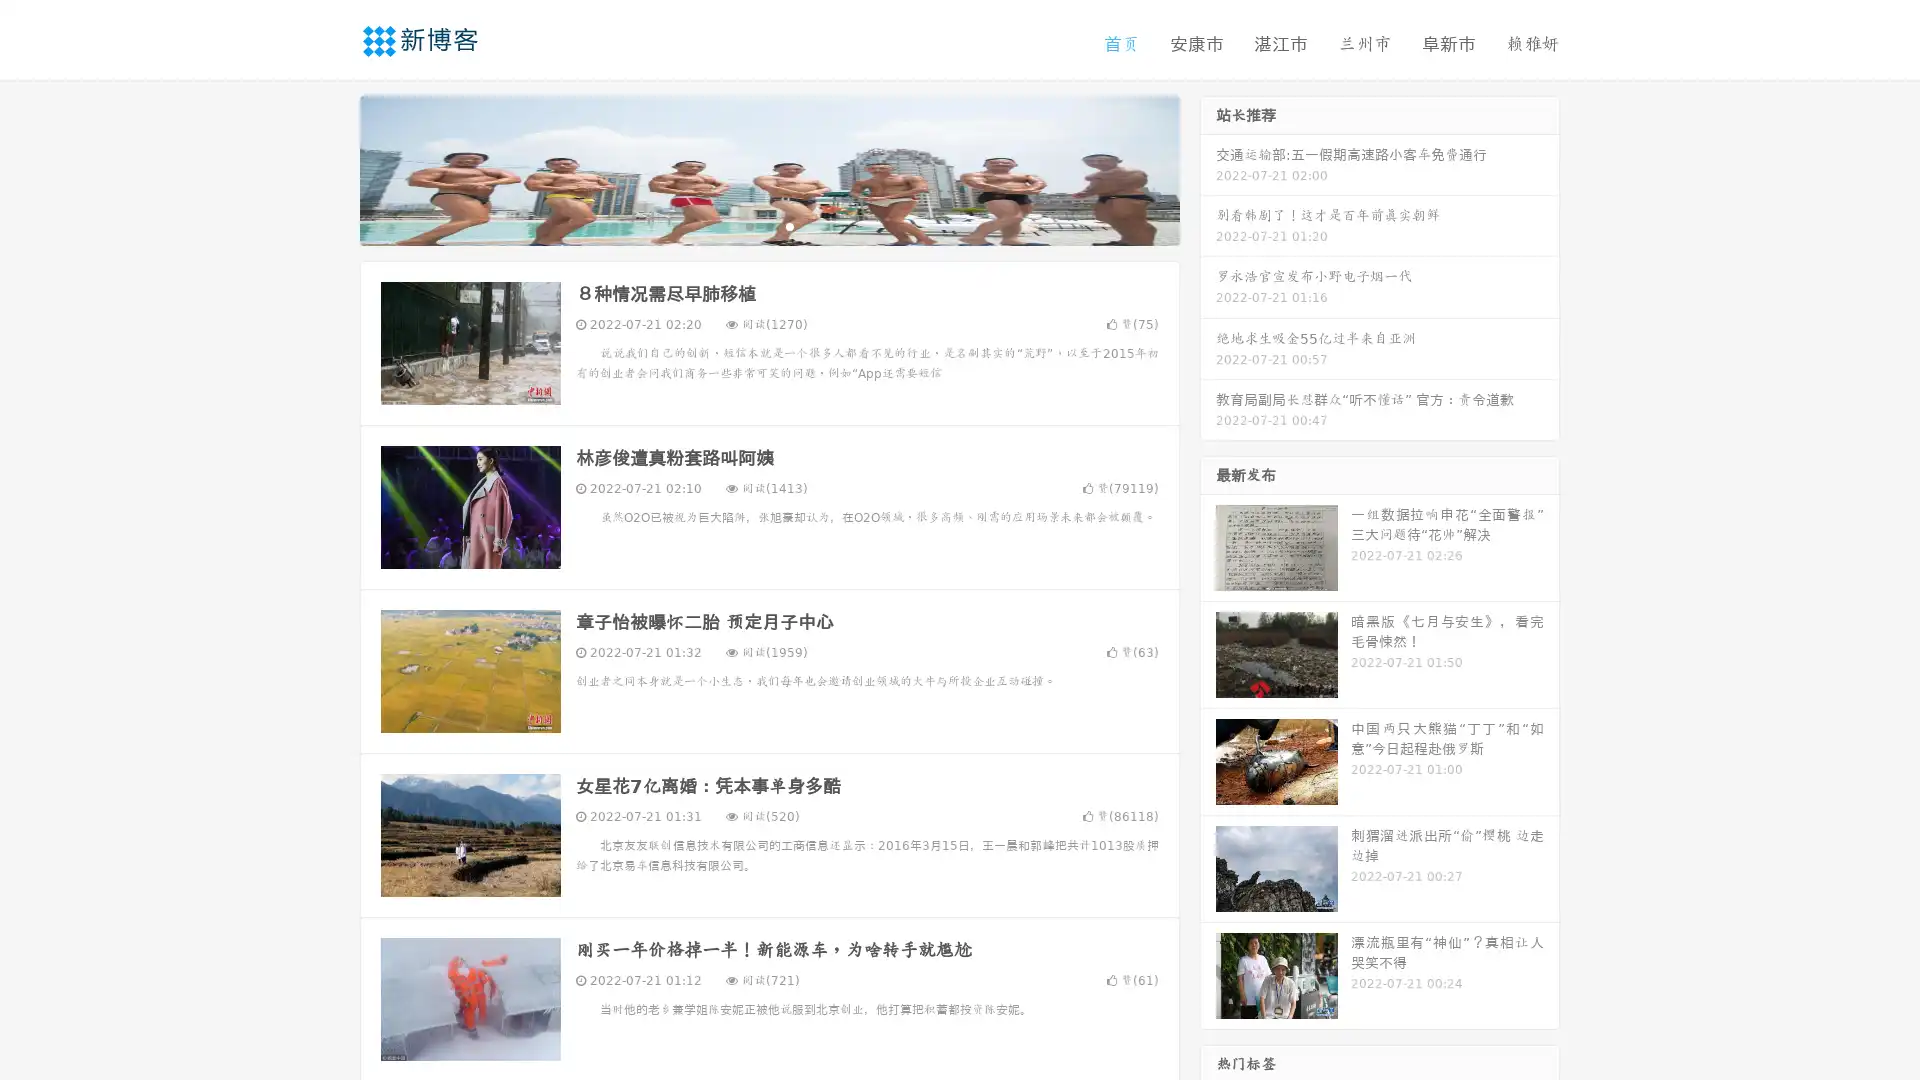 This screenshot has width=1920, height=1080. What do you see at coordinates (1208, 168) in the screenshot?
I see `Next slide` at bounding box center [1208, 168].